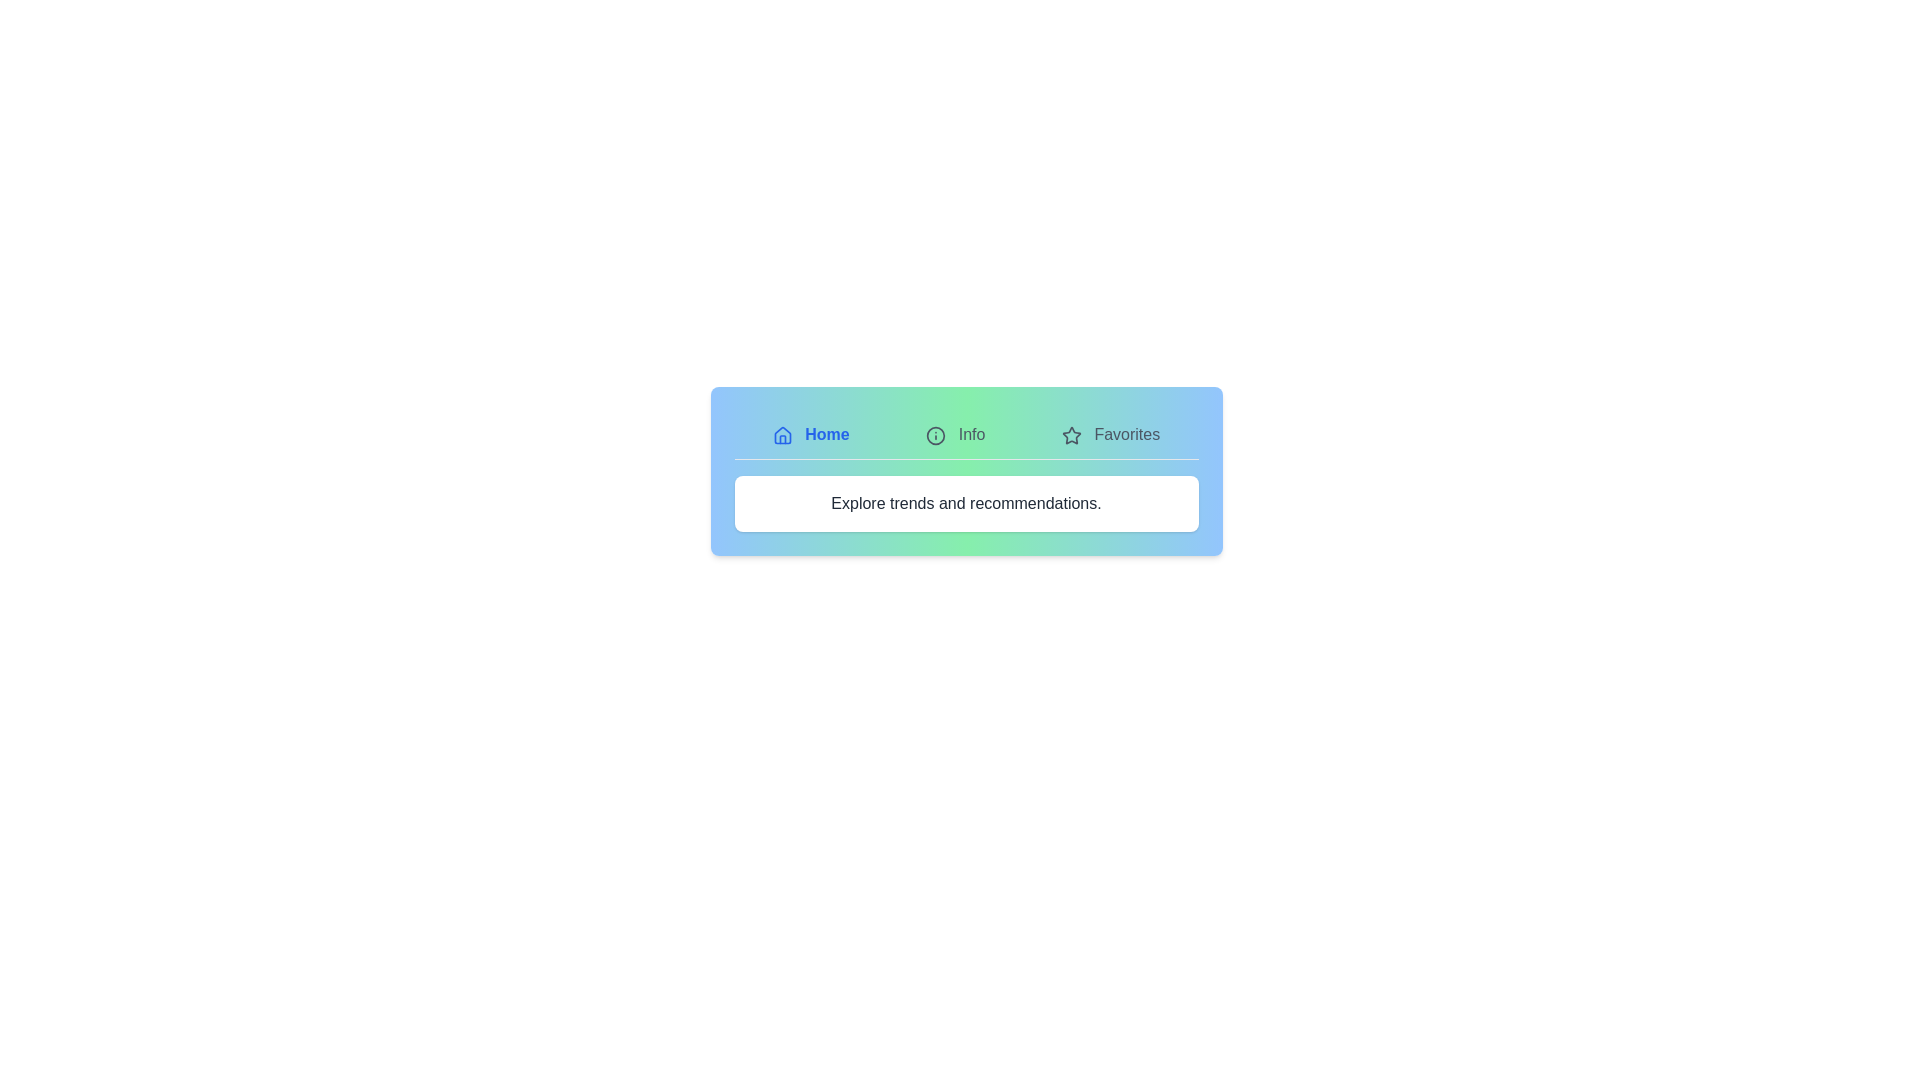  What do you see at coordinates (954, 434) in the screenshot?
I see `the tab labeled Info` at bounding box center [954, 434].